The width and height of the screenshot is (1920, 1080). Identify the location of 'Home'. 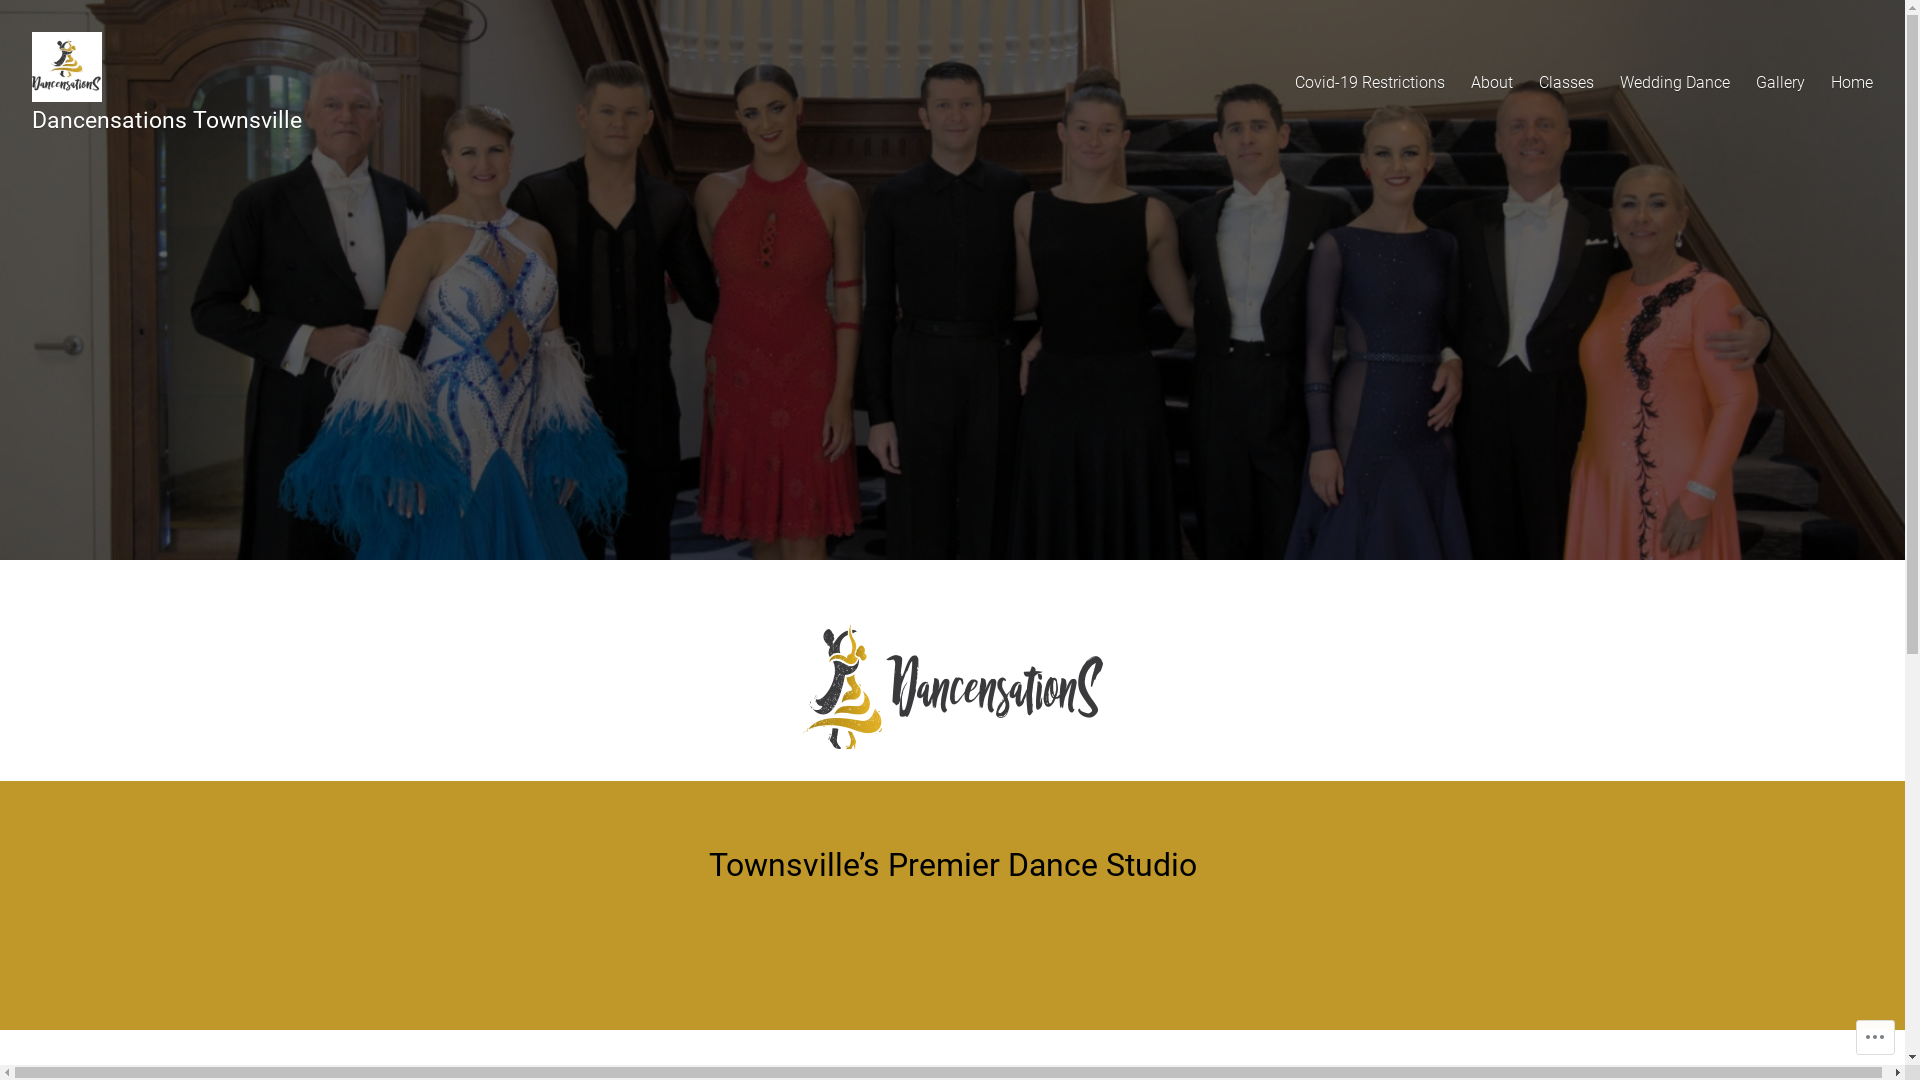
(1851, 81).